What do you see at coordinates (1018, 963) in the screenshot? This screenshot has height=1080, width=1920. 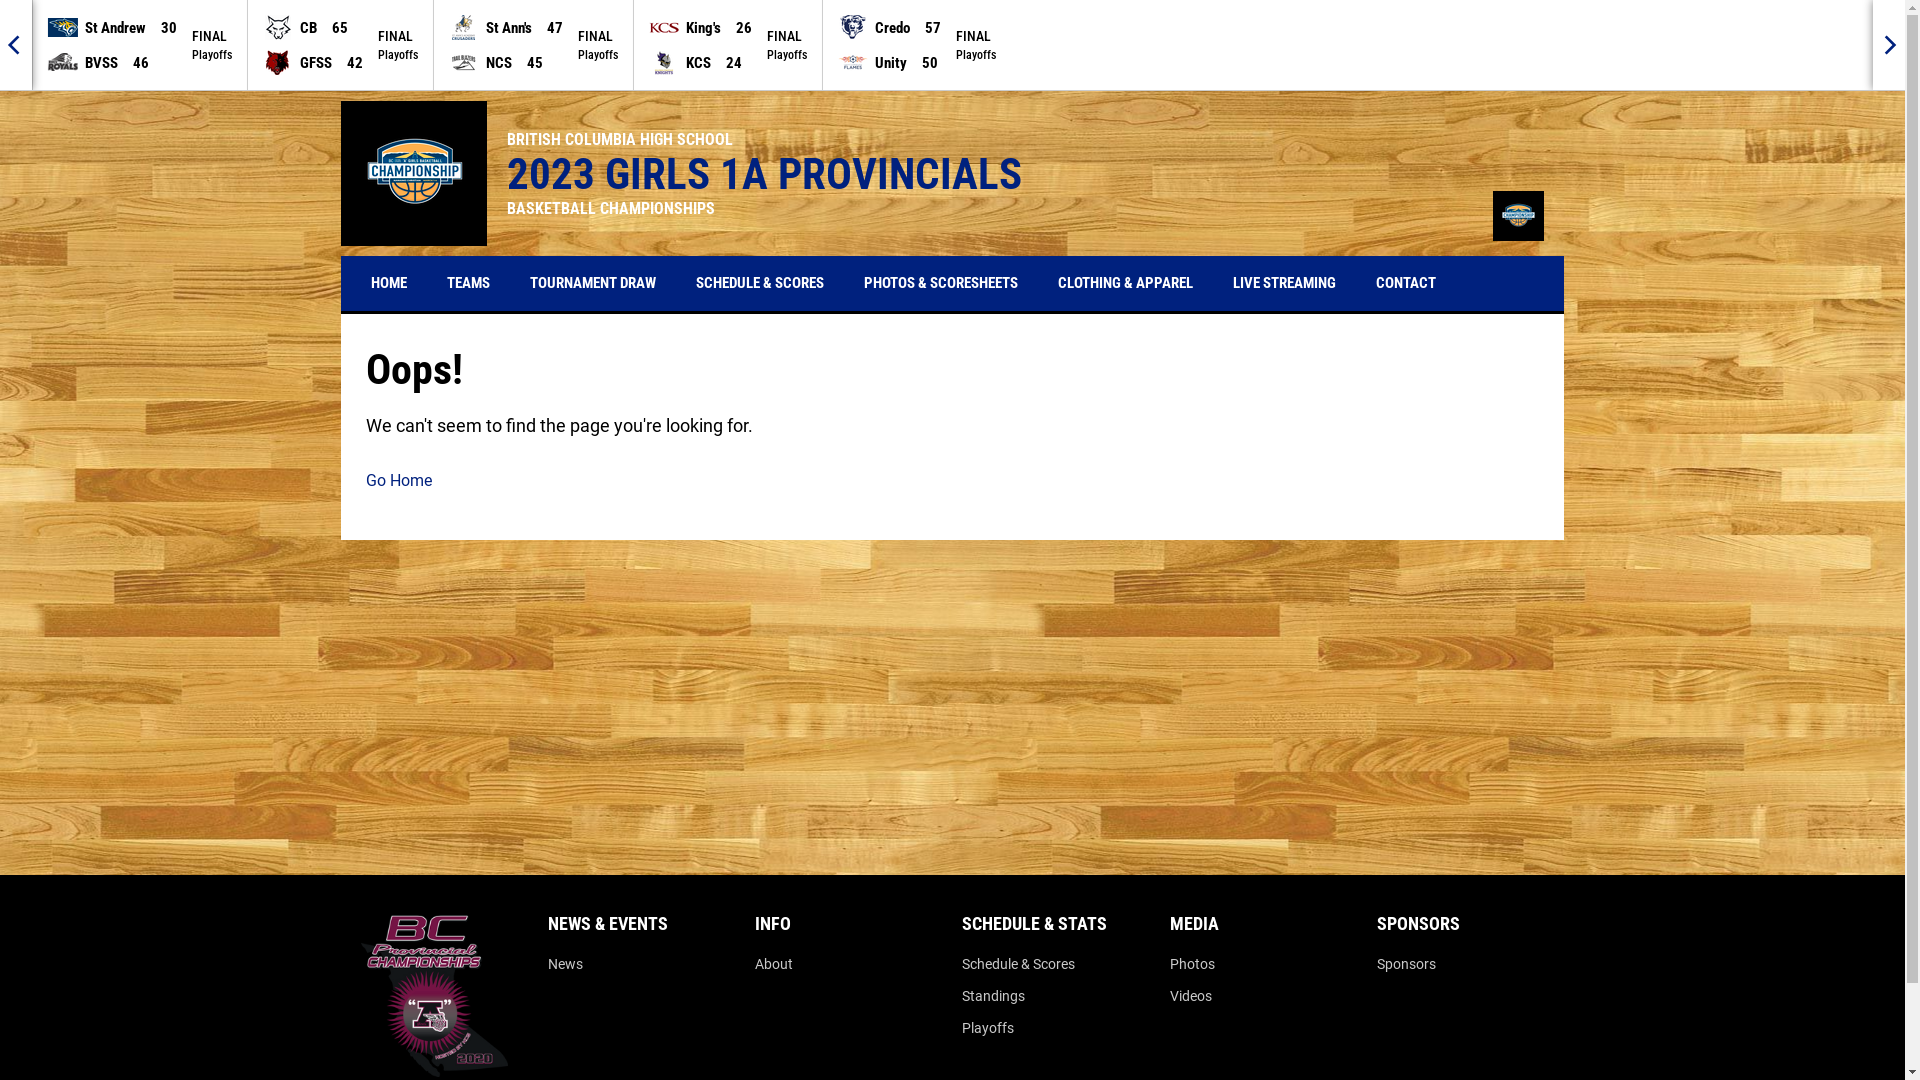 I see `'Schedule & Scores'` at bounding box center [1018, 963].